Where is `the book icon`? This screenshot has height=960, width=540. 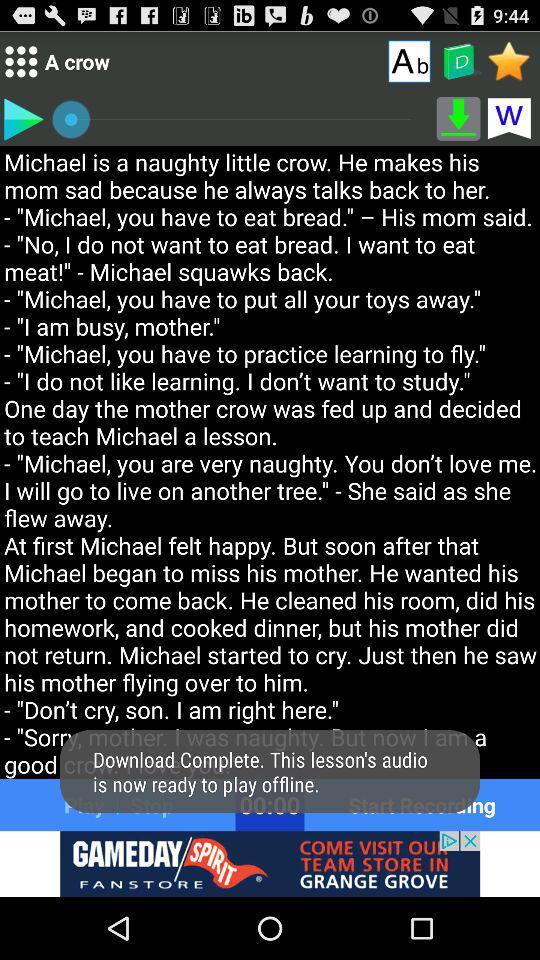 the book icon is located at coordinates (458, 66).